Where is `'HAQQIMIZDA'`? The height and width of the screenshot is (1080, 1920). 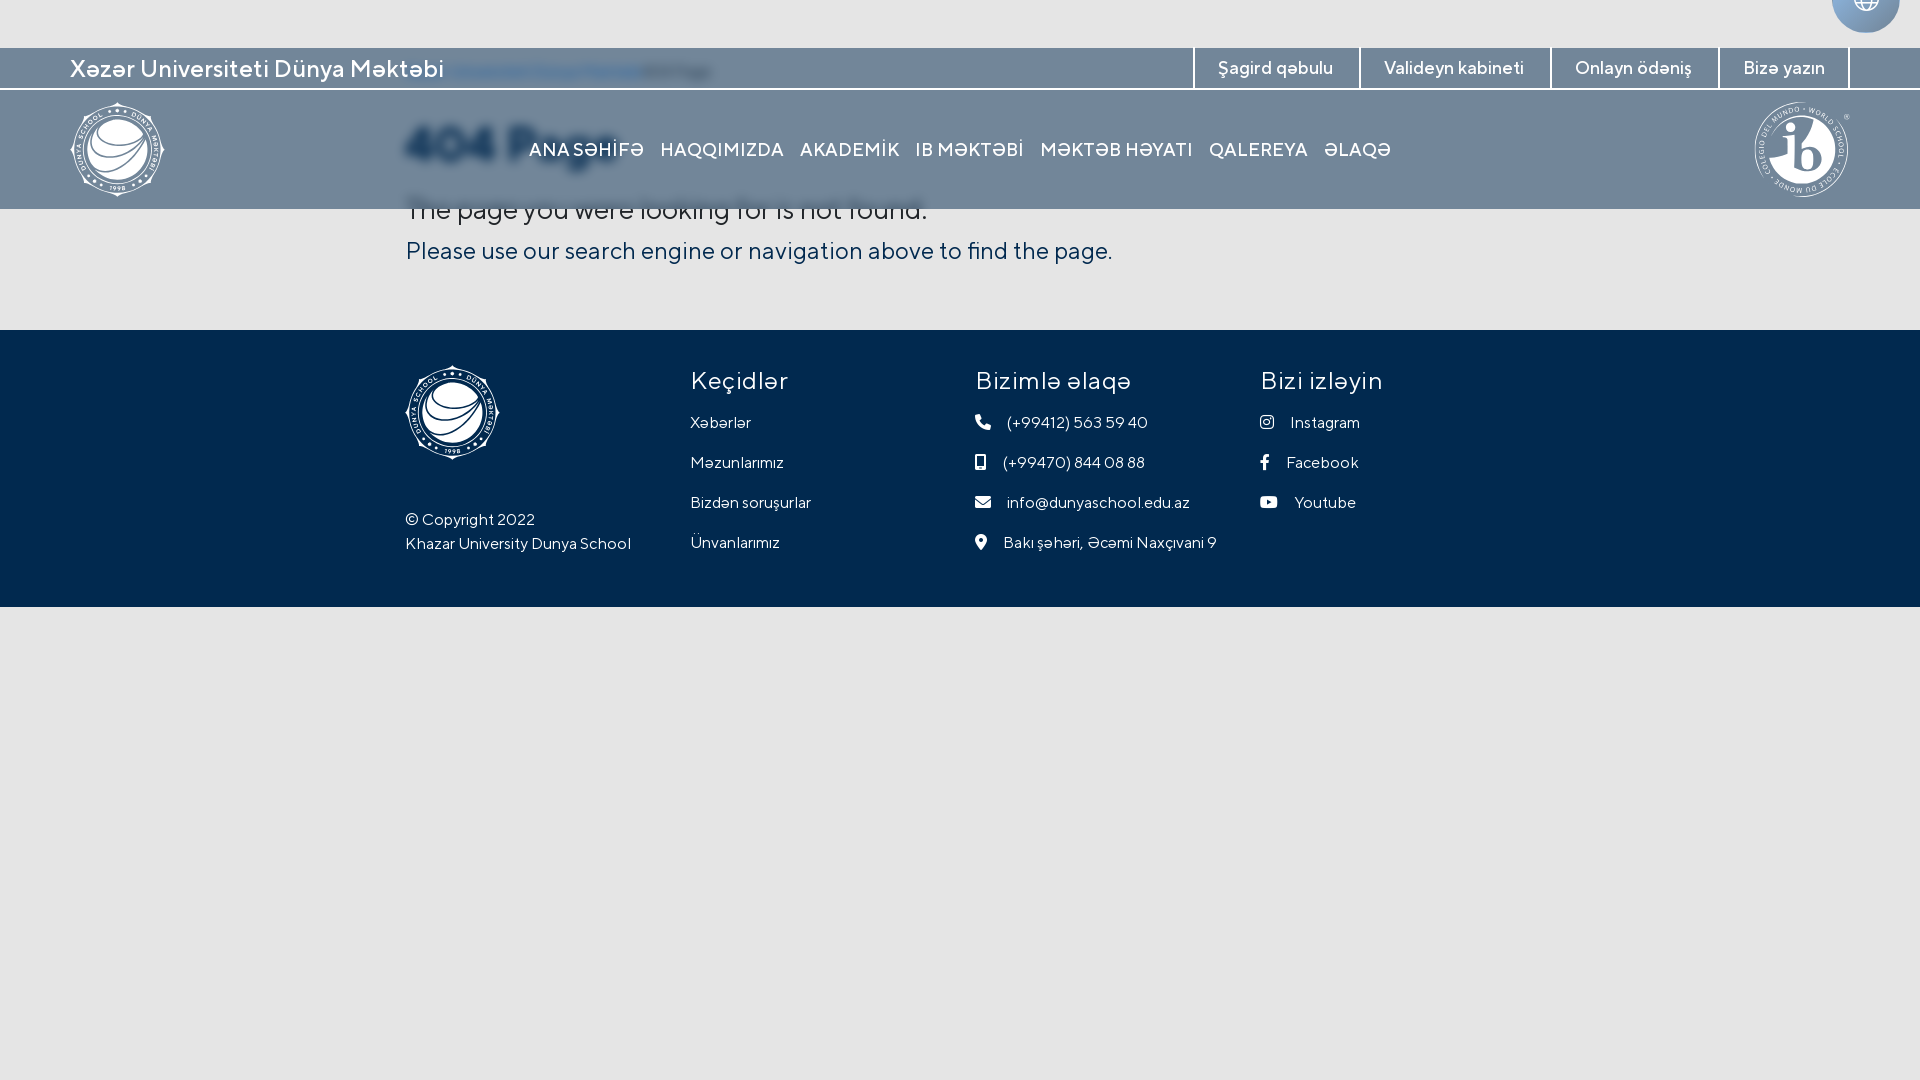 'HAQQIMIZDA' is located at coordinates (652, 149).